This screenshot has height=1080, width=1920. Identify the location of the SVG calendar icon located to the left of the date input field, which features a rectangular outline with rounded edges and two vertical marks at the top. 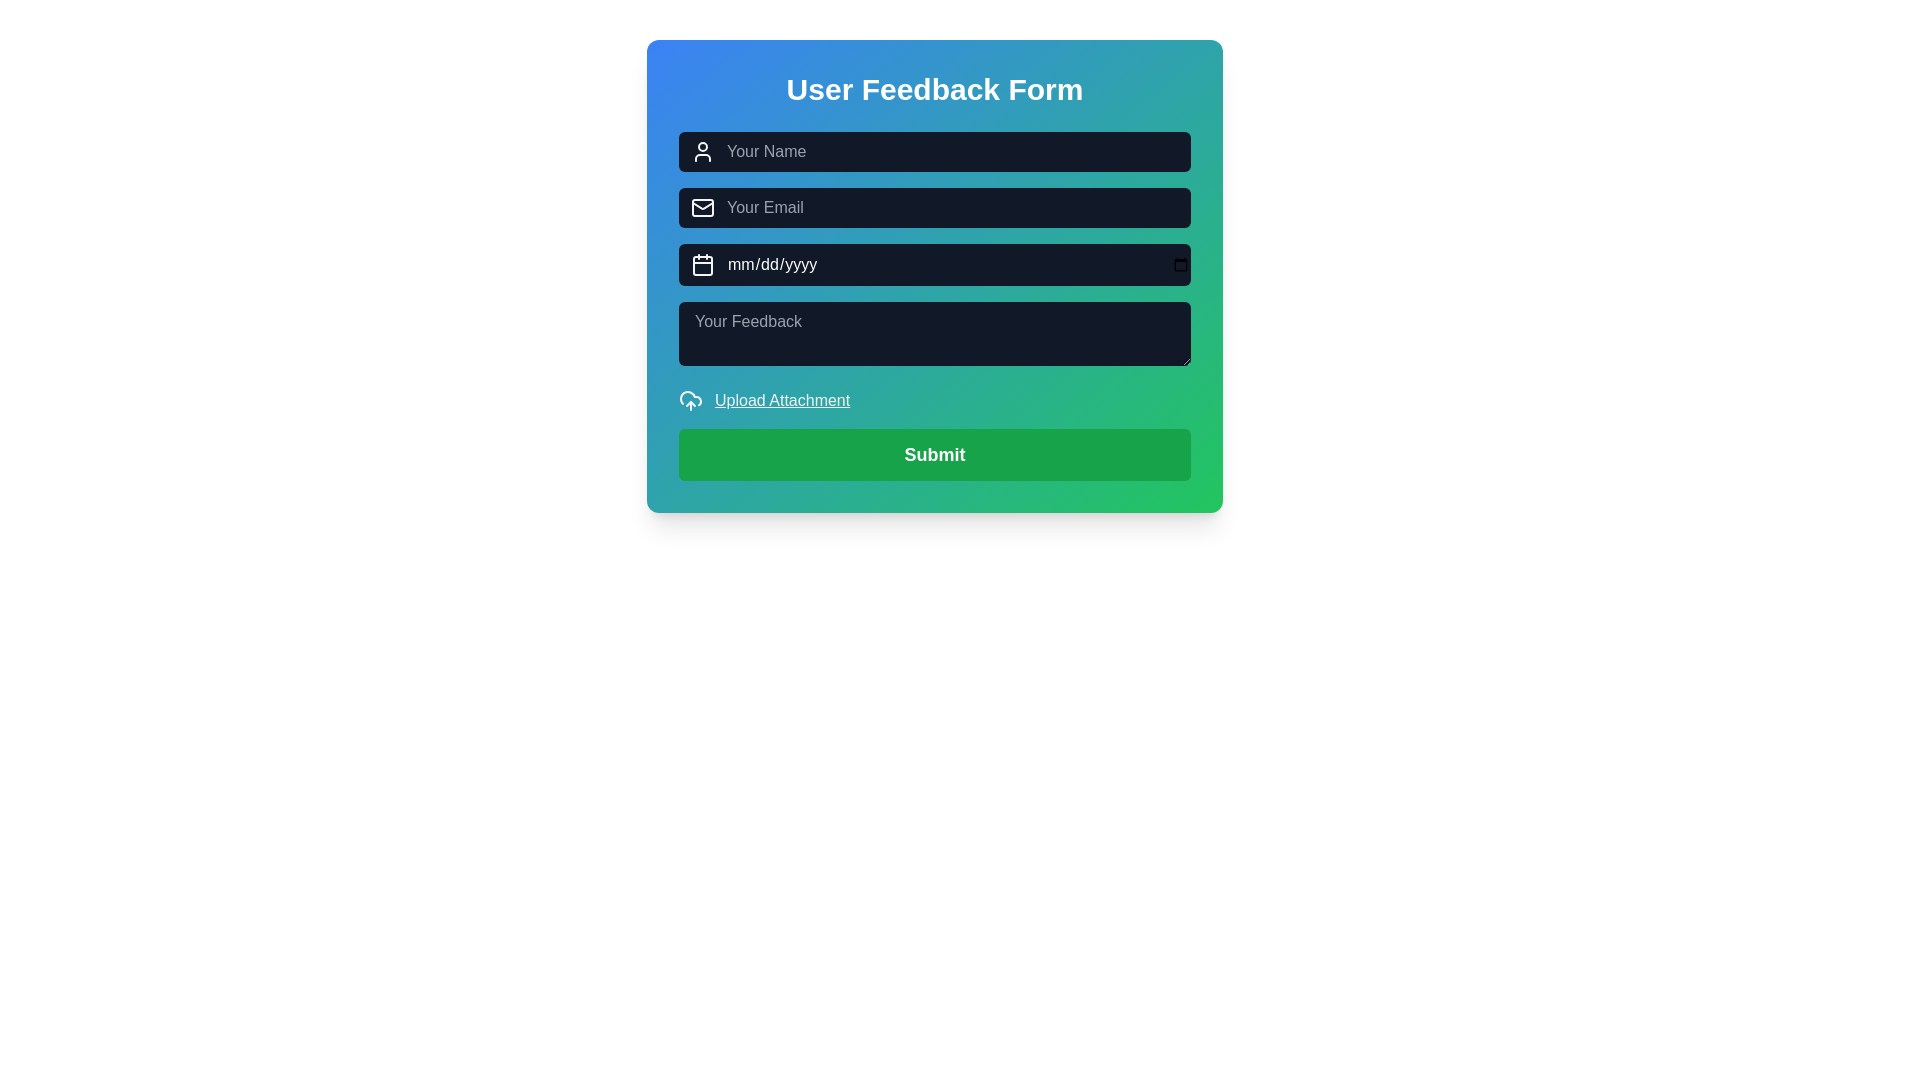
(702, 264).